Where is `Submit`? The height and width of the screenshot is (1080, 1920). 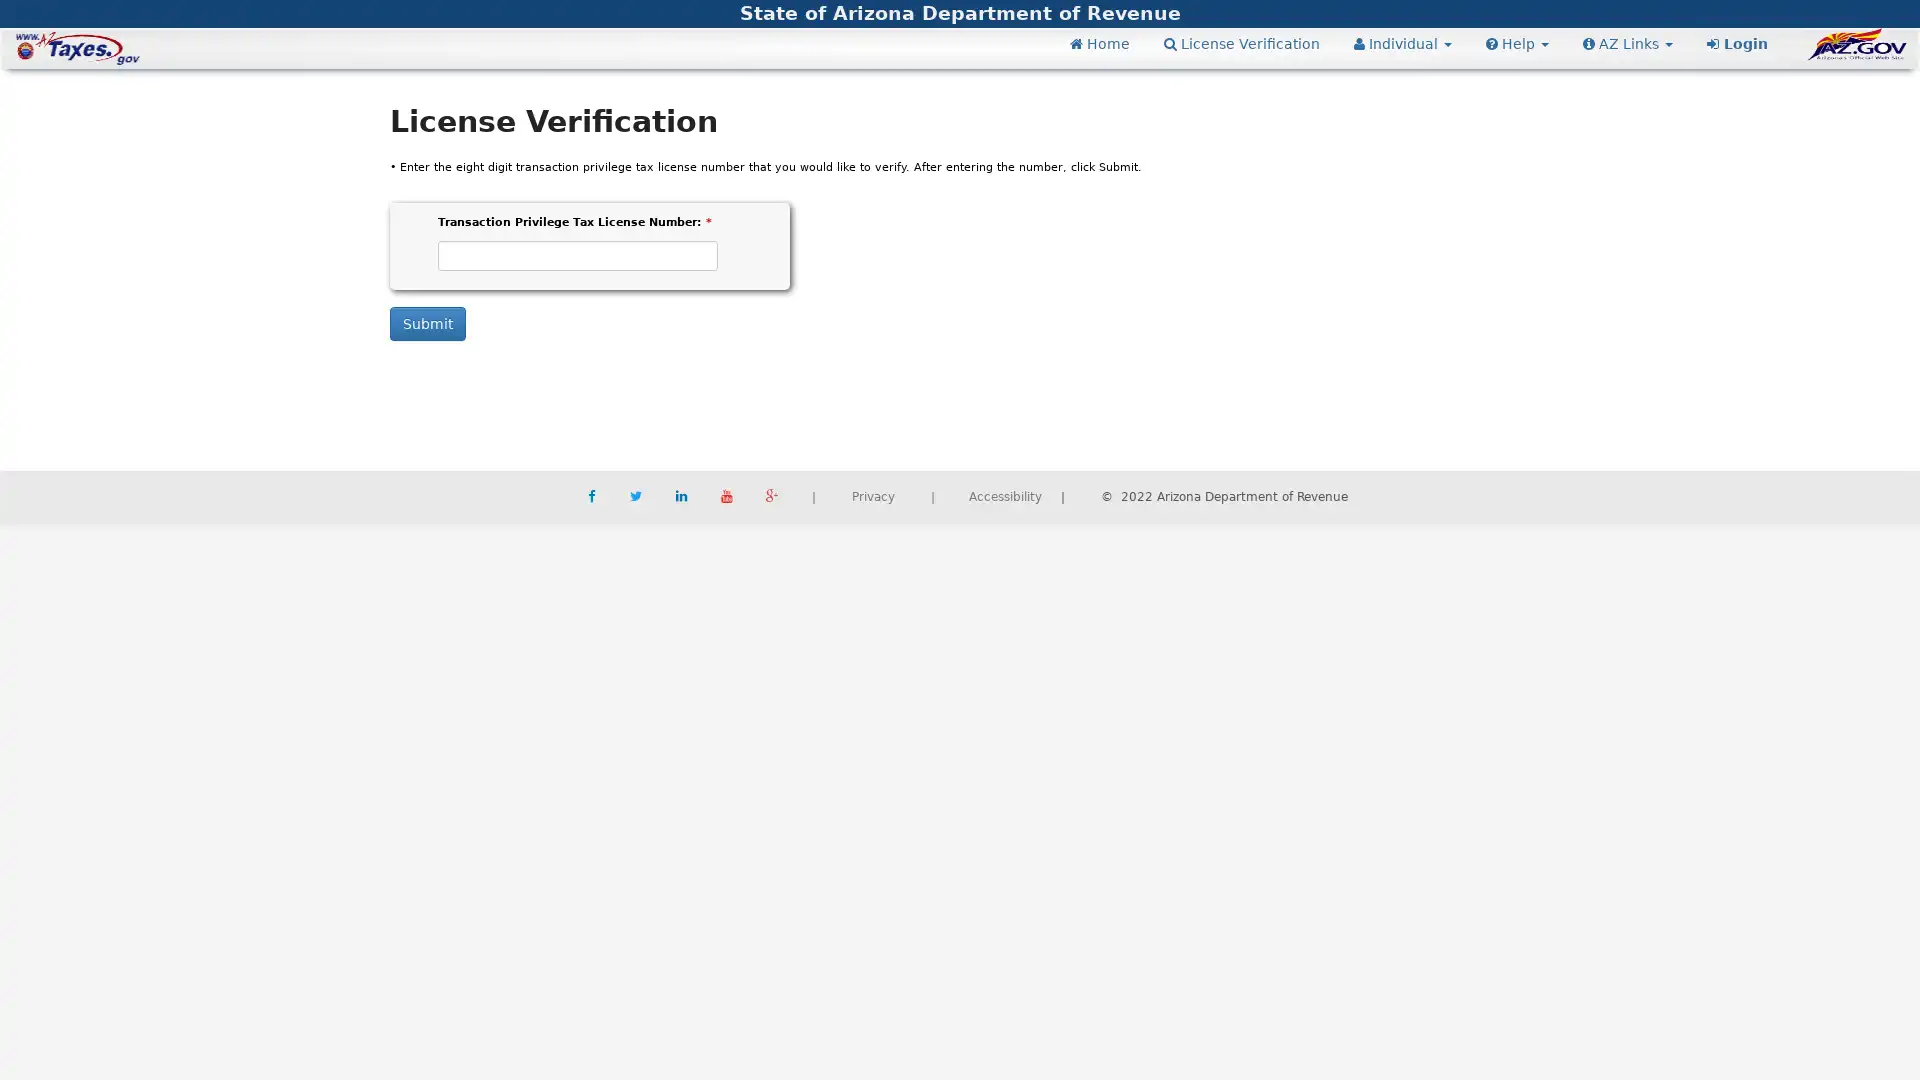
Submit is located at coordinates (426, 322).